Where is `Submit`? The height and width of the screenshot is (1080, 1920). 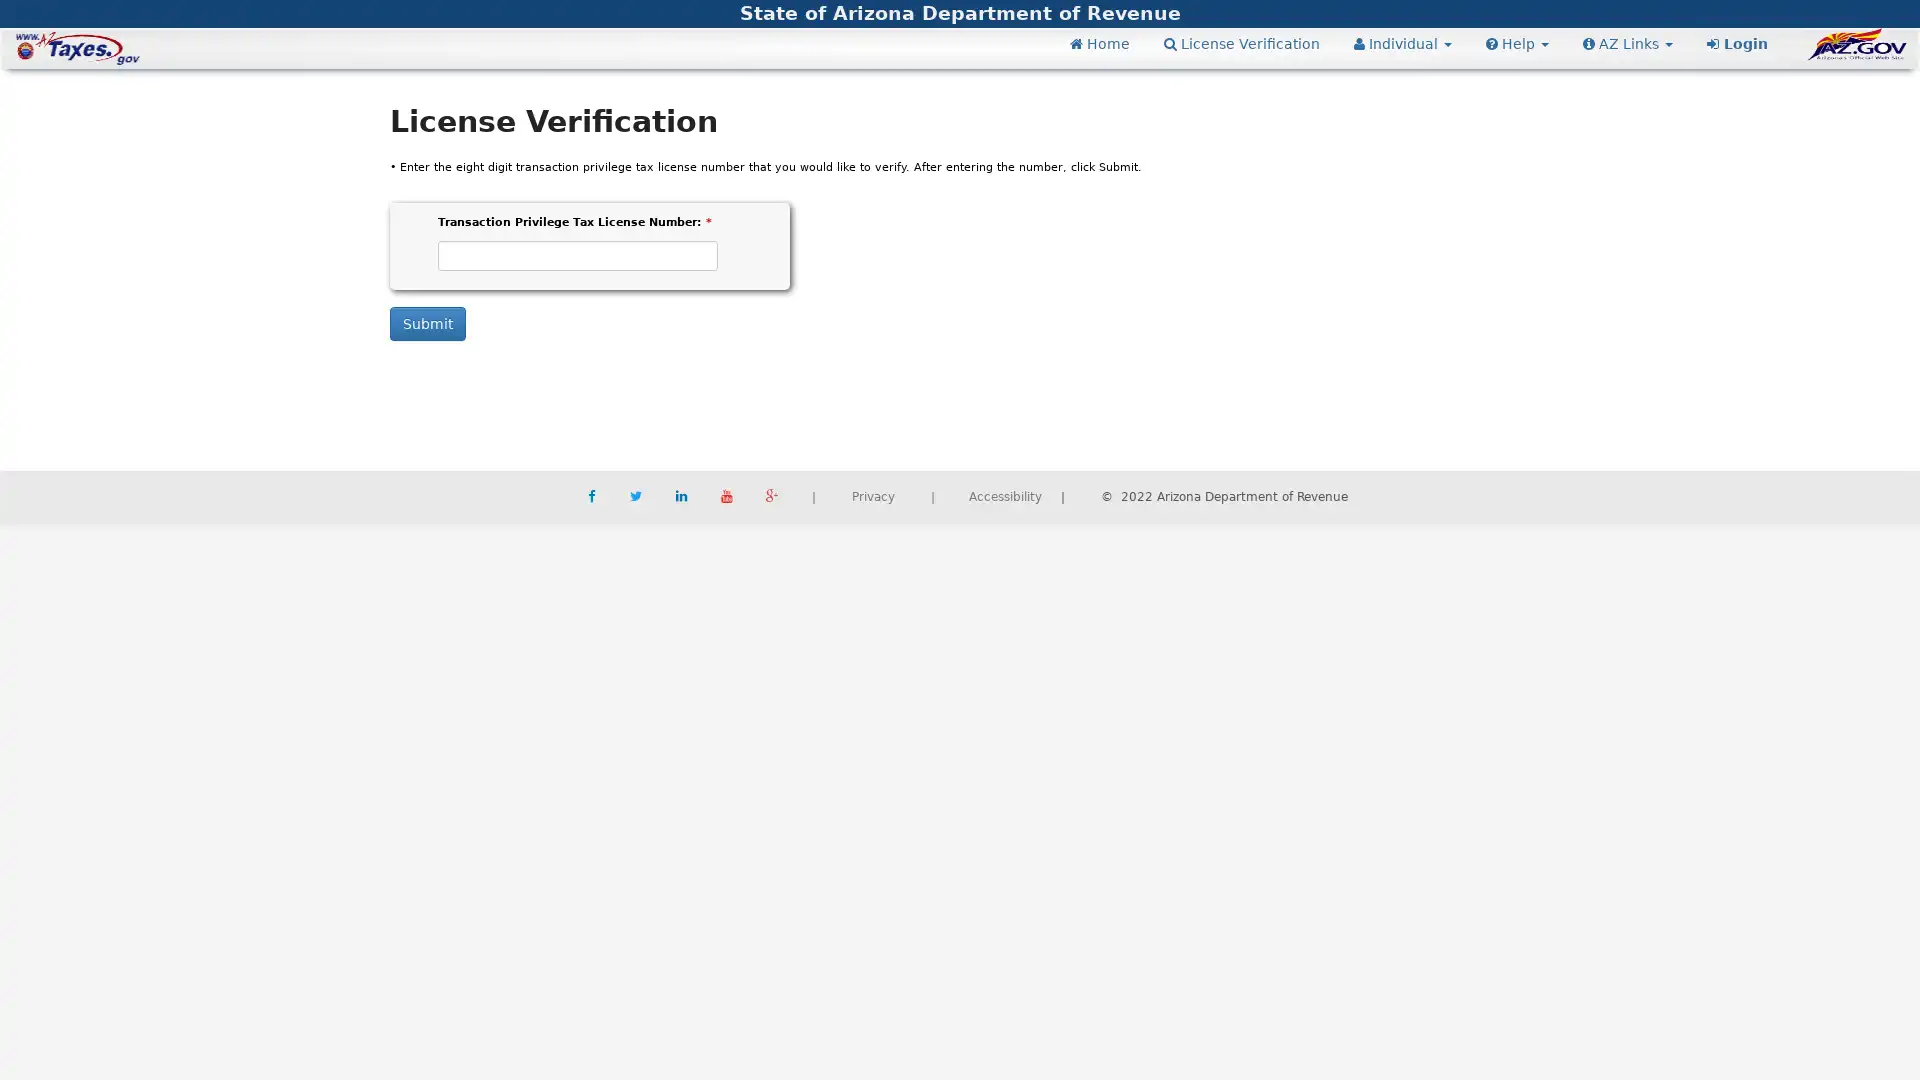
Submit is located at coordinates (426, 322).